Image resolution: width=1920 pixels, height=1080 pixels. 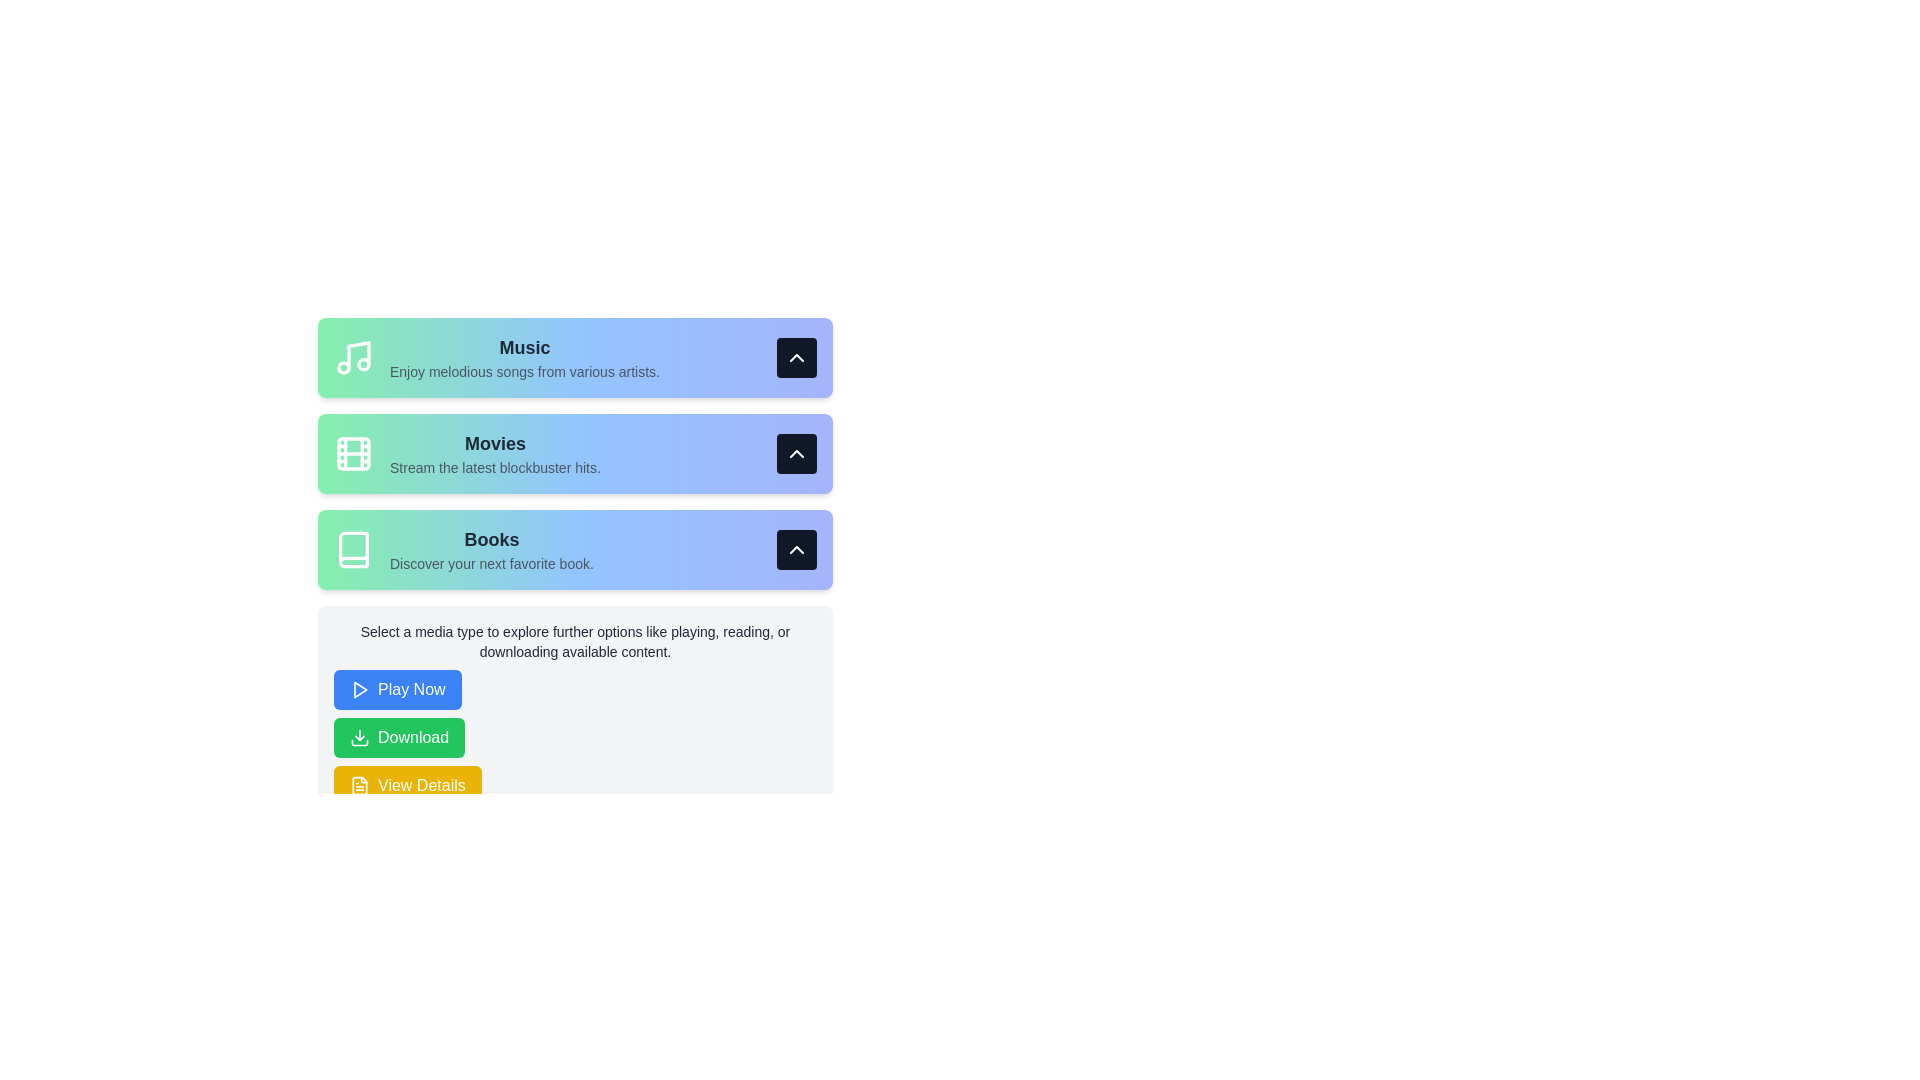 I want to click on the 'Books' Category Card, which has a light green to blue gradient background and is the third card in a vertical stack, so click(x=574, y=570).